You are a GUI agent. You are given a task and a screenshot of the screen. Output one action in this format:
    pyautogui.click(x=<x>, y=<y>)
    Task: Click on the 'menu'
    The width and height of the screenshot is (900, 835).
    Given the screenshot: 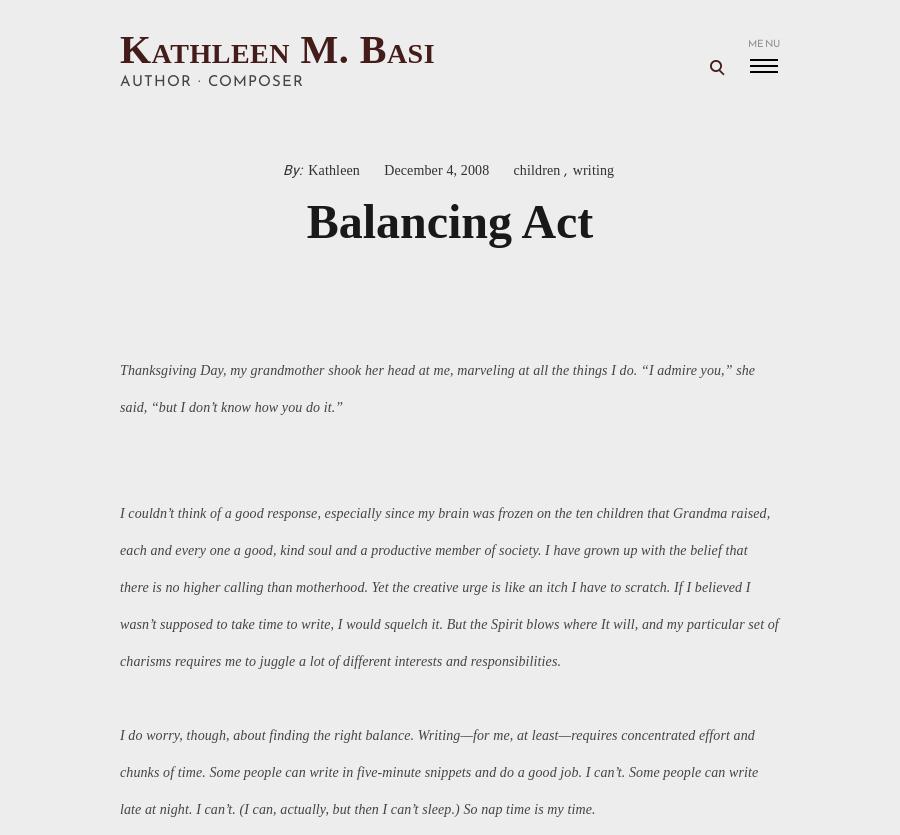 What is the action you would take?
    pyautogui.click(x=763, y=43)
    